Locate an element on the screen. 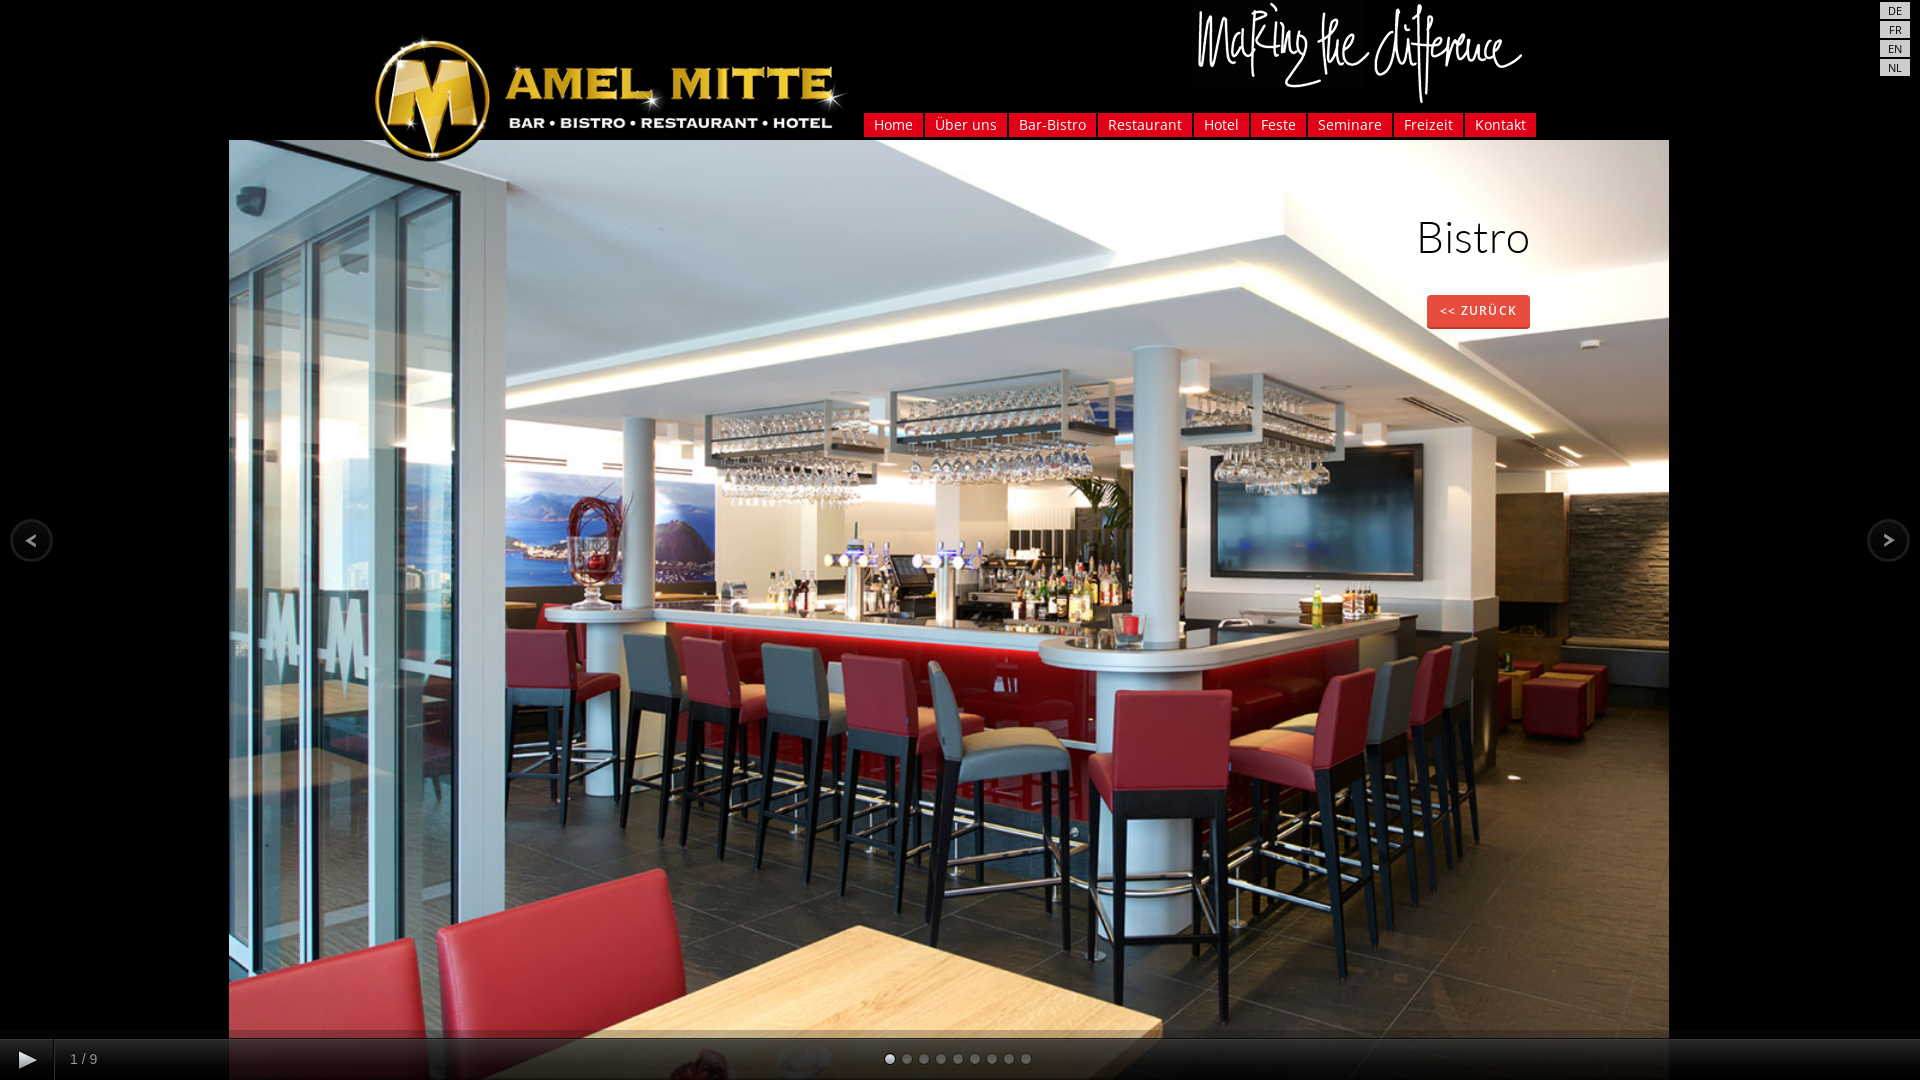 This screenshot has height=1080, width=1920. 'Seminare' is located at coordinates (1349, 124).